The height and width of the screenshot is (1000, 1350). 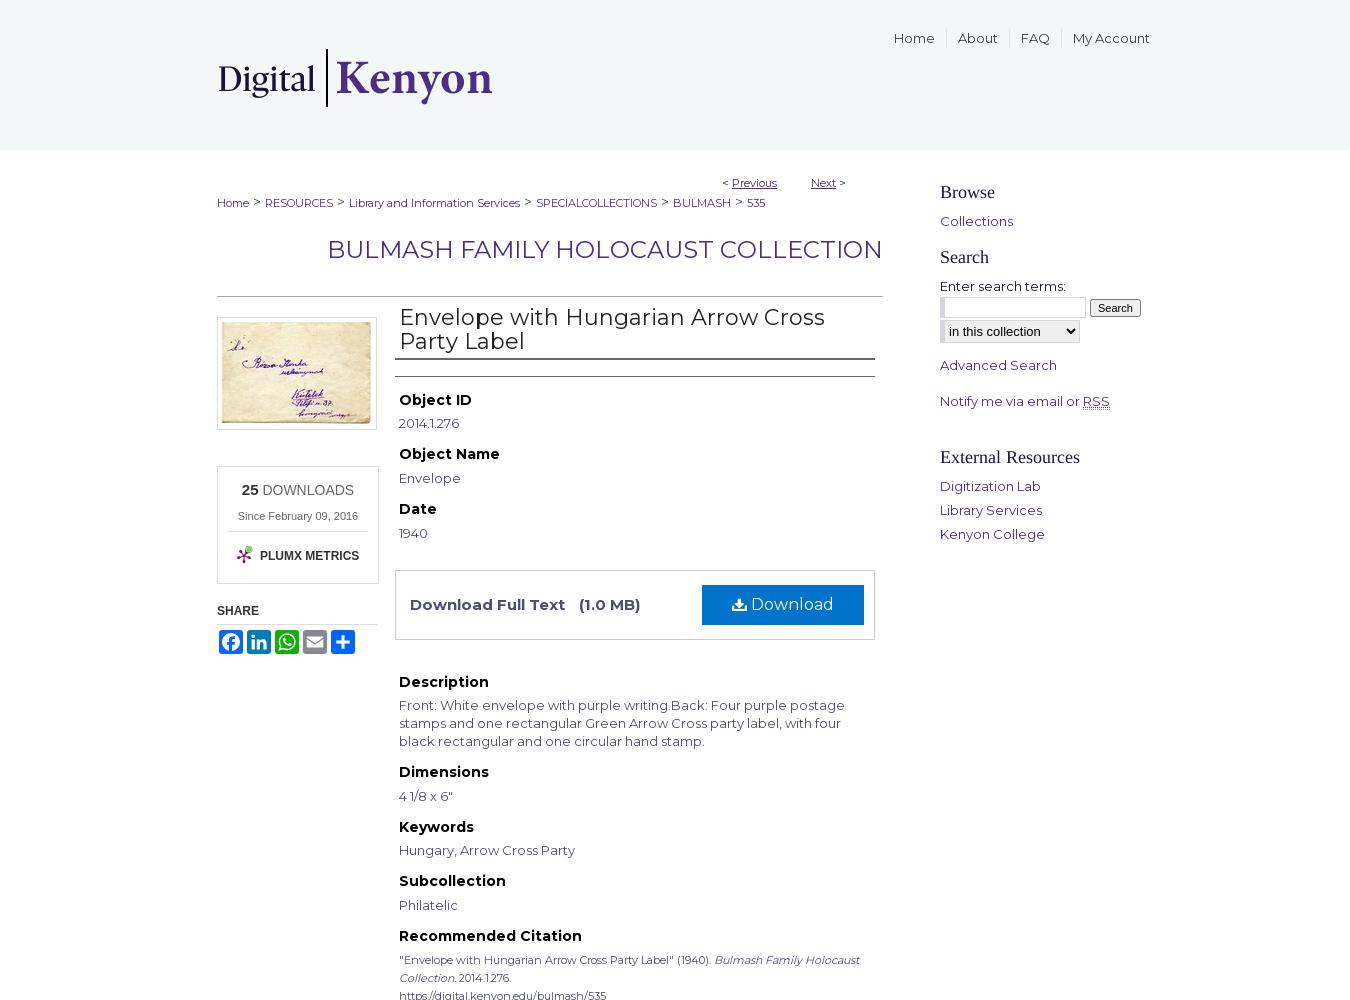 I want to click on 'RESOURCES', so click(x=264, y=202).